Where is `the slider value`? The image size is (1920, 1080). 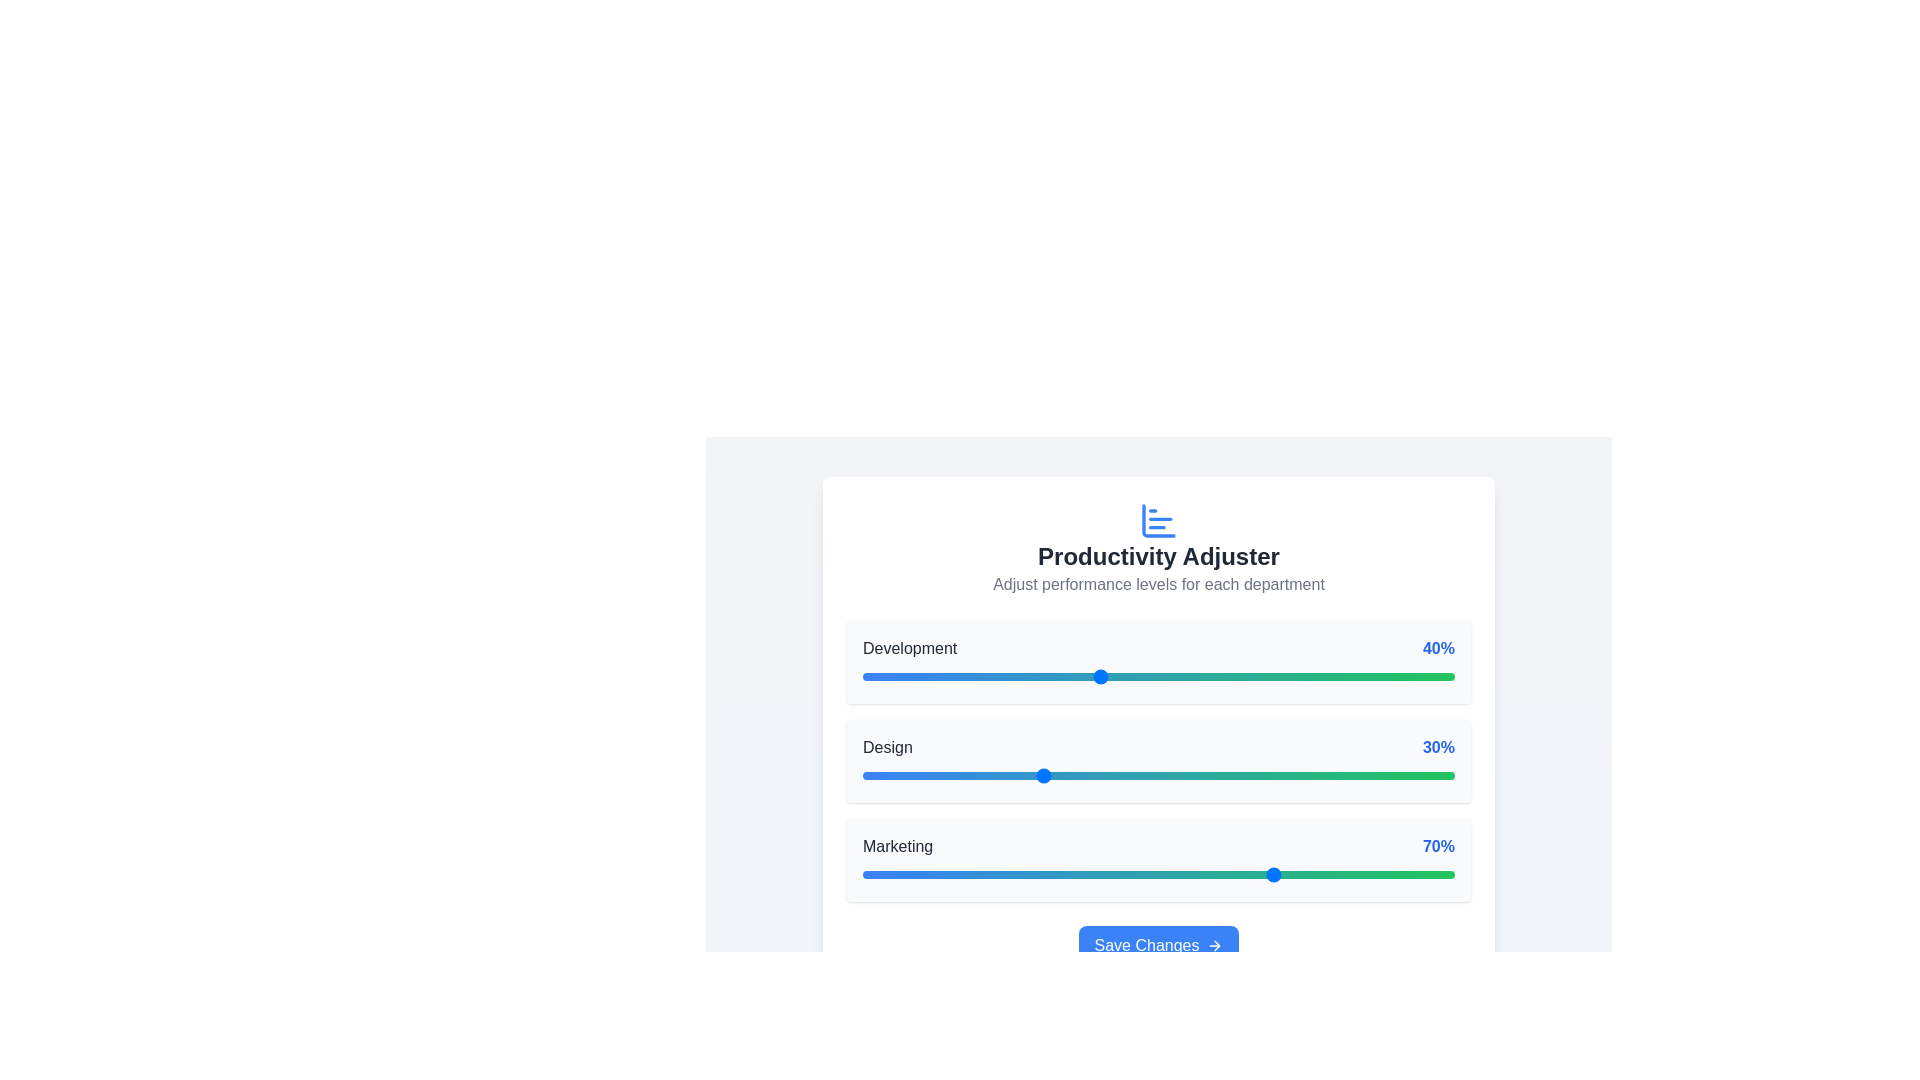 the slider value is located at coordinates (1045, 676).